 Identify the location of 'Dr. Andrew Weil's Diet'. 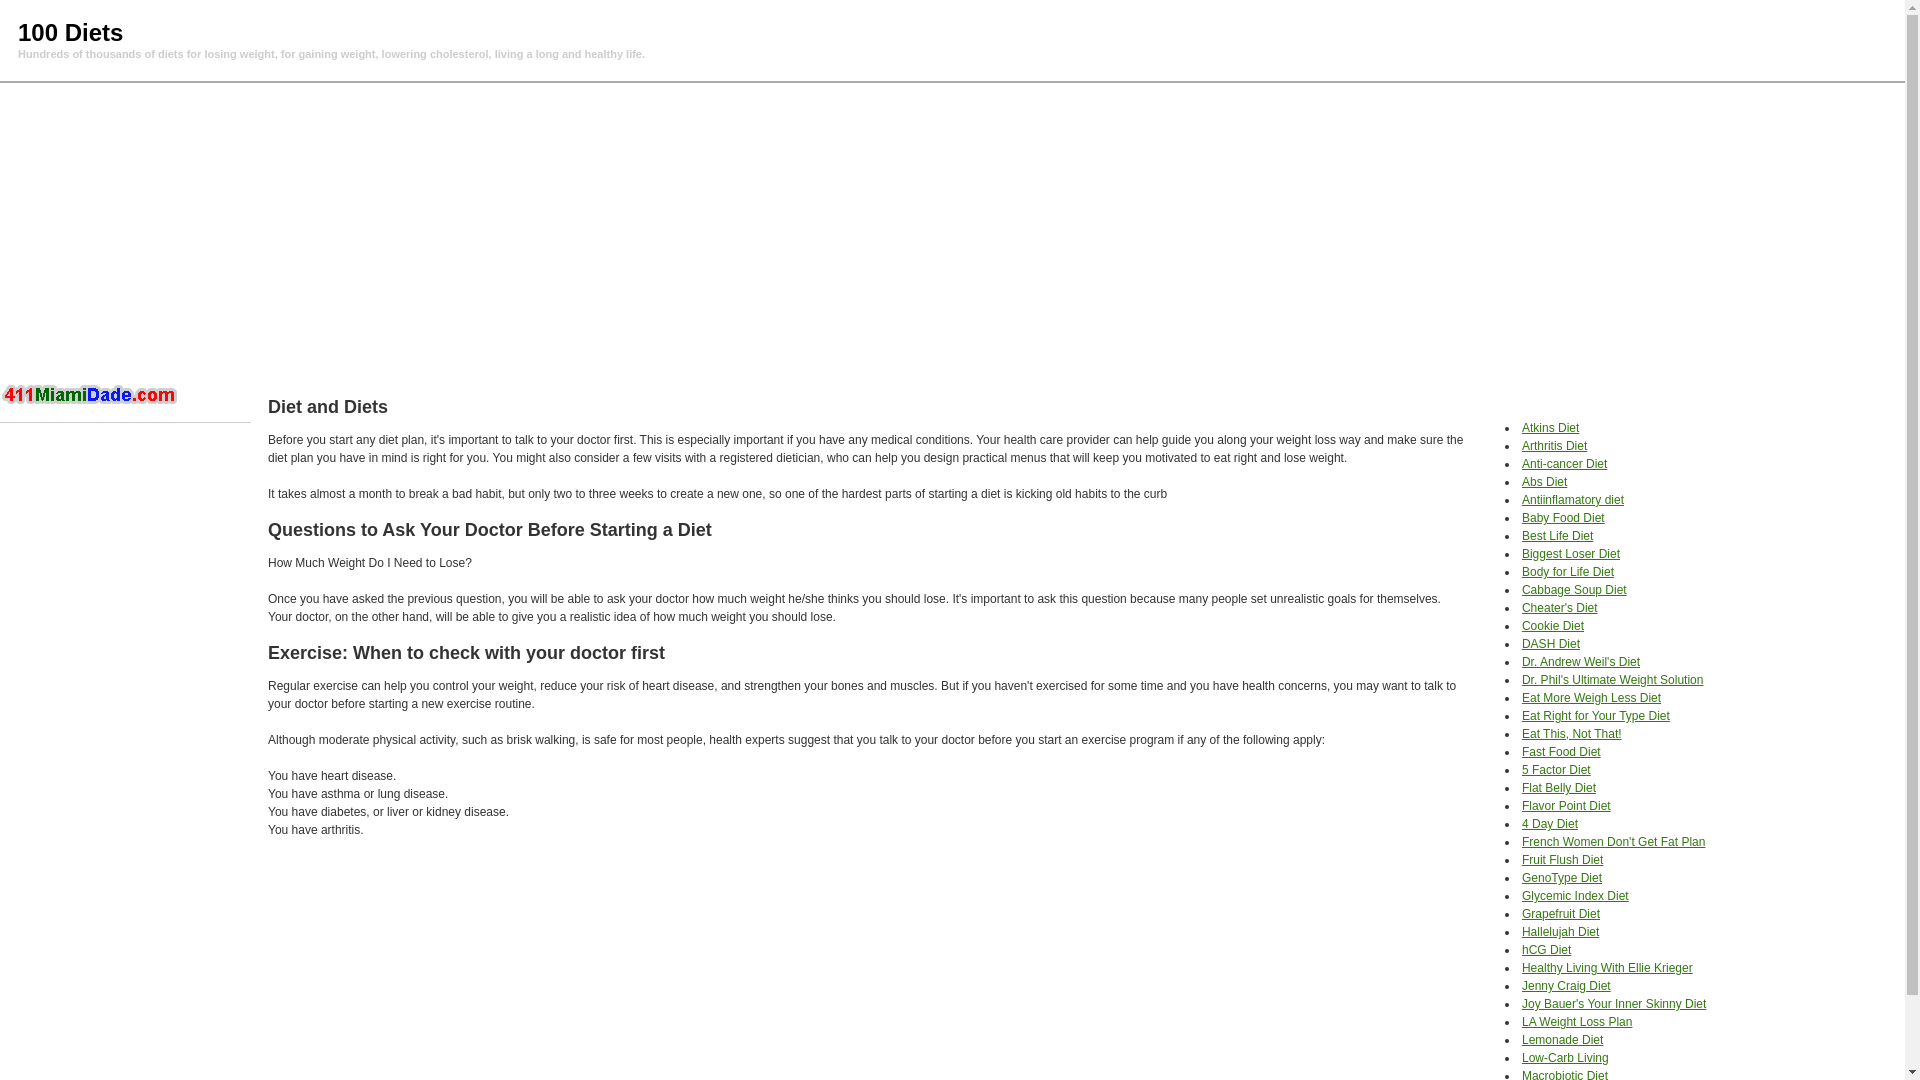
(1579, 662).